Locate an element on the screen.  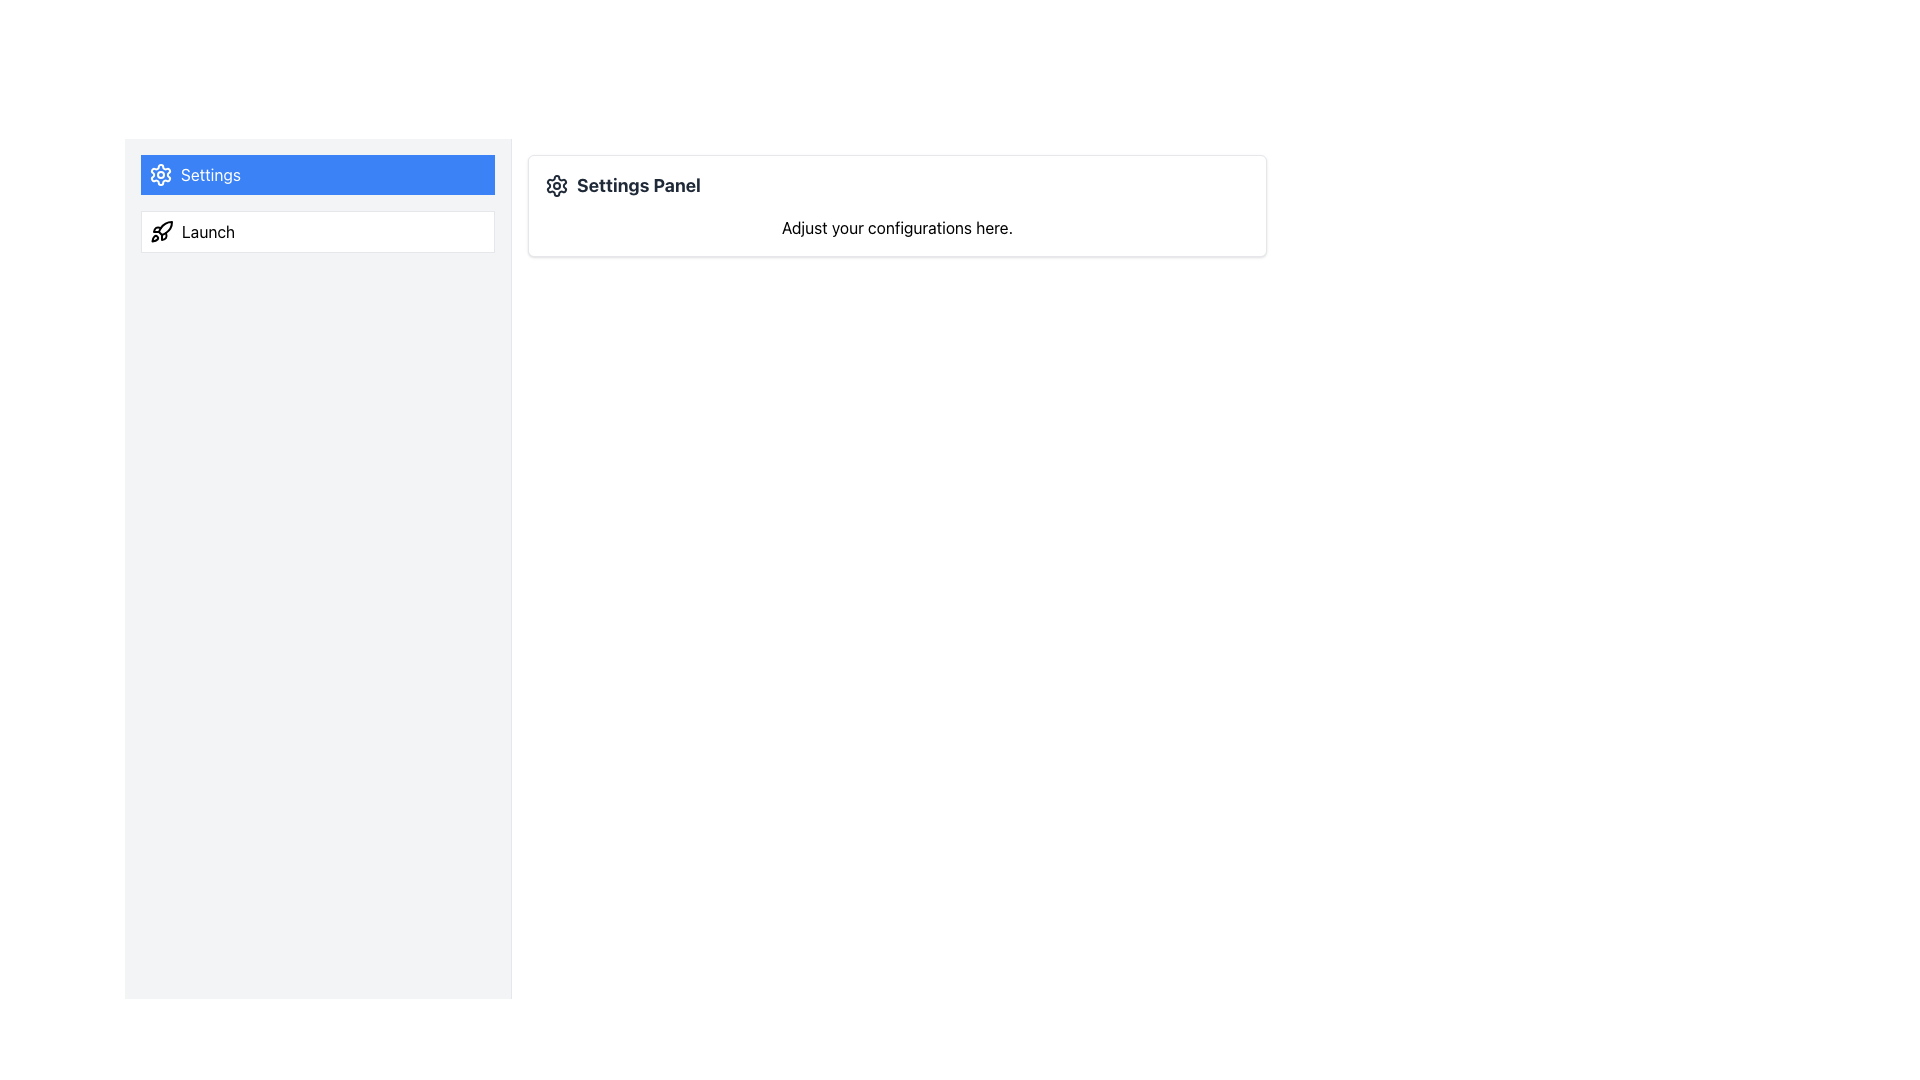
the text element that reads 'Adjust your configurations here.' located at the bottom of the 'Settings Panel' card is located at coordinates (896, 226).